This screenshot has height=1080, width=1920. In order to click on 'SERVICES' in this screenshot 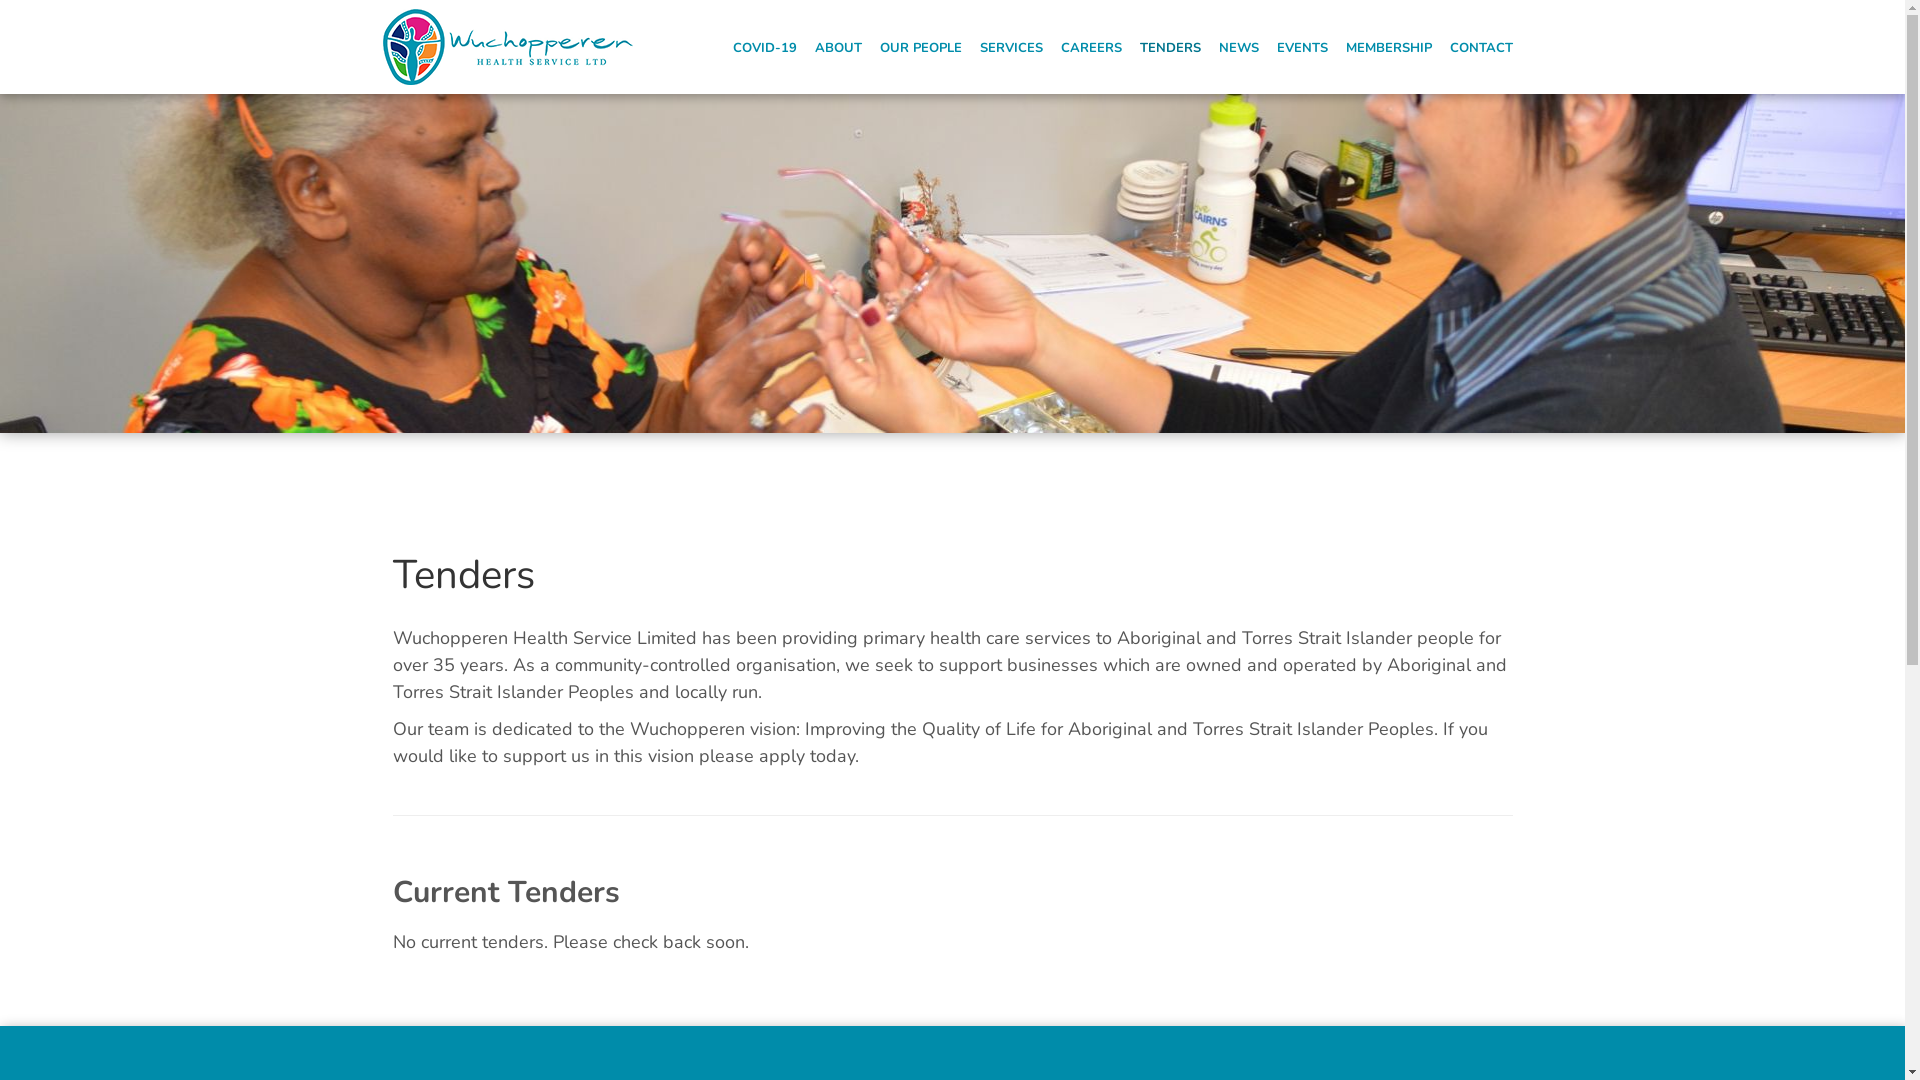, I will do `click(1011, 46)`.